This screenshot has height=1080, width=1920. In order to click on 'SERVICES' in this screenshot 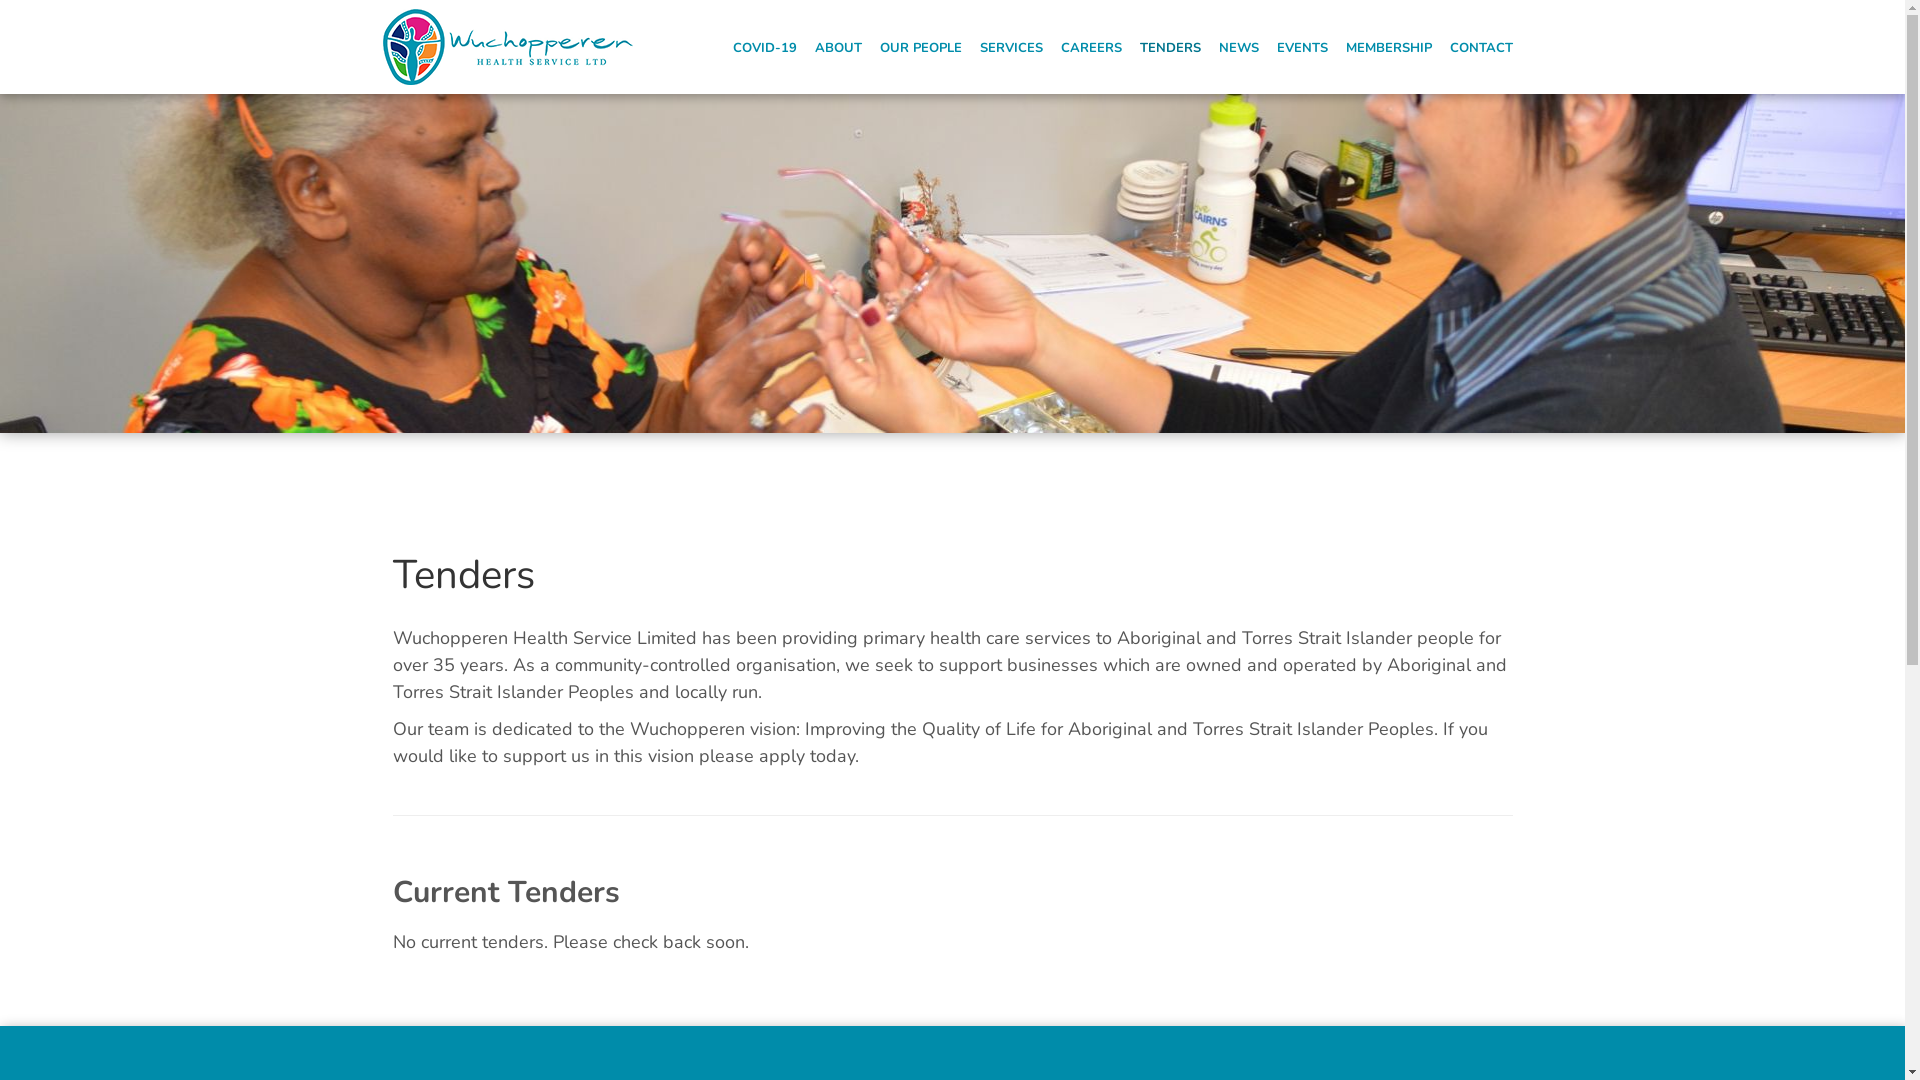, I will do `click(1011, 46)`.